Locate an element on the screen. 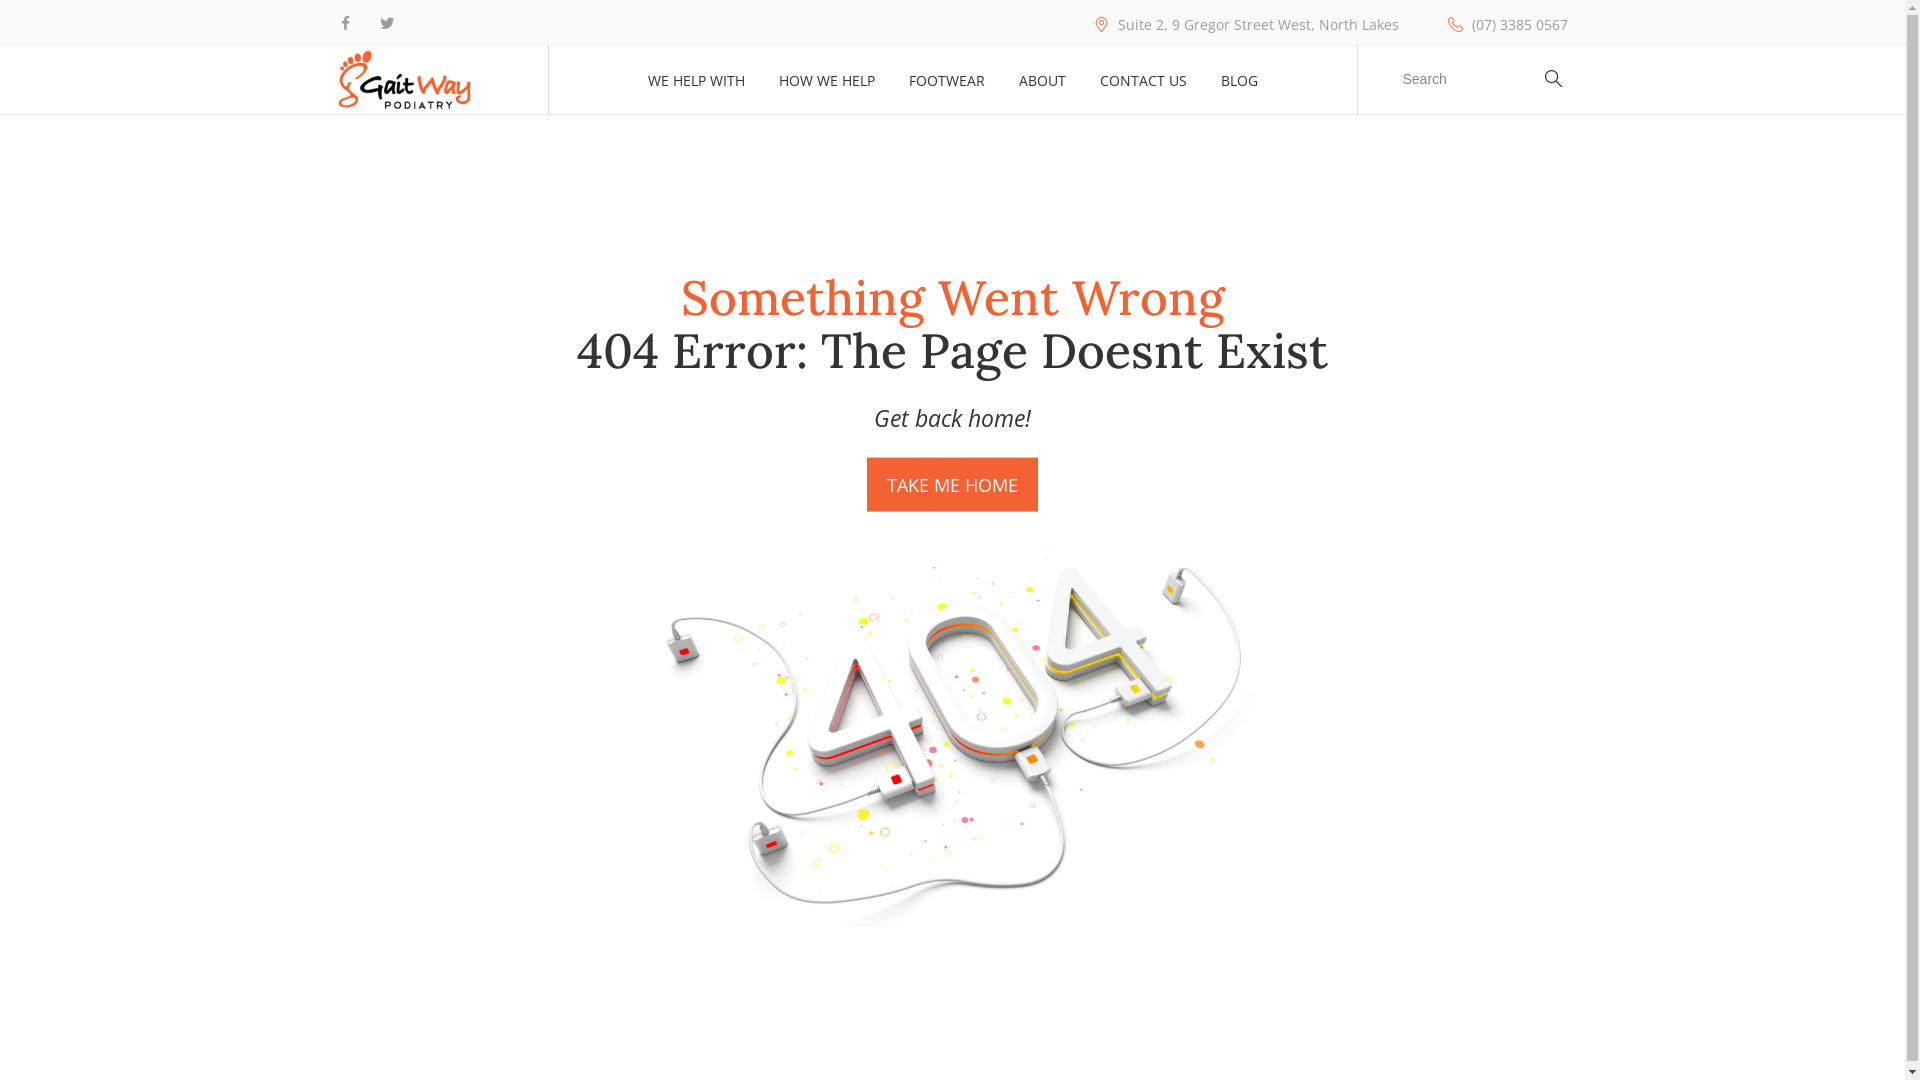 This screenshot has width=1920, height=1080. 'ABOUT' is located at coordinates (1040, 79).